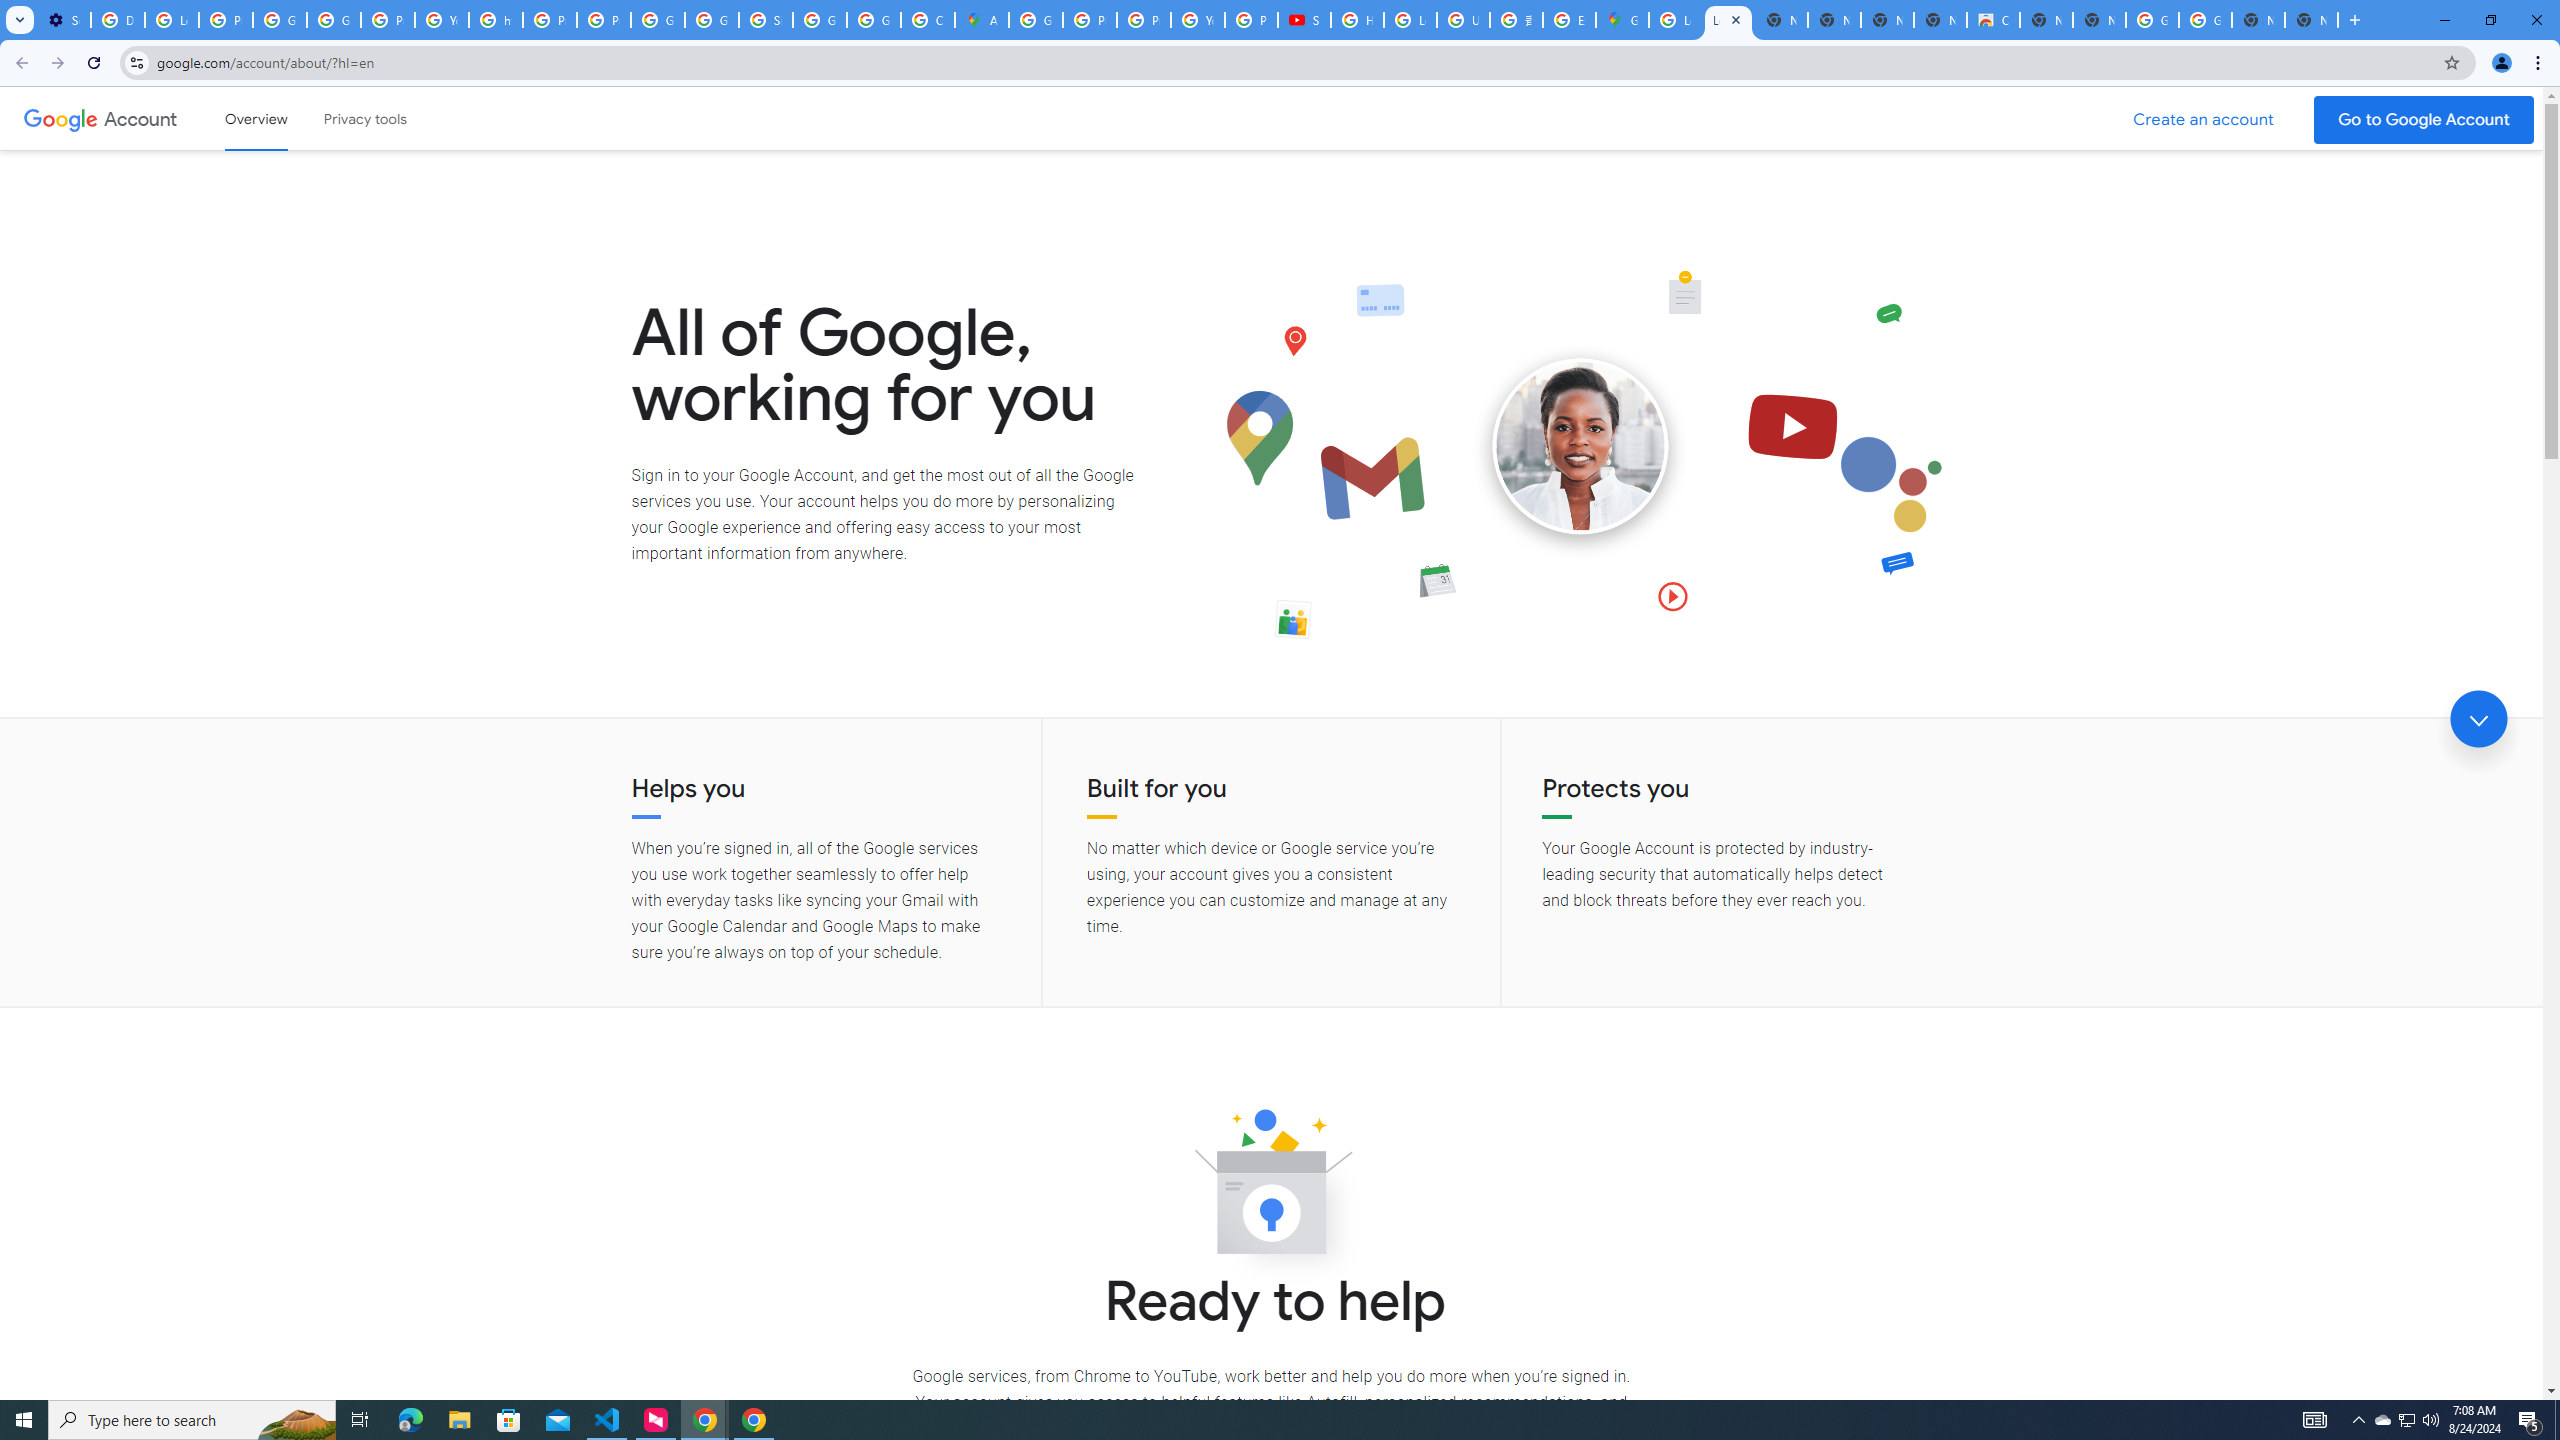 The height and width of the screenshot is (1440, 2560). Describe the element at coordinates (441, 19) in the screenshot. I see `'YouTube'` at that location.